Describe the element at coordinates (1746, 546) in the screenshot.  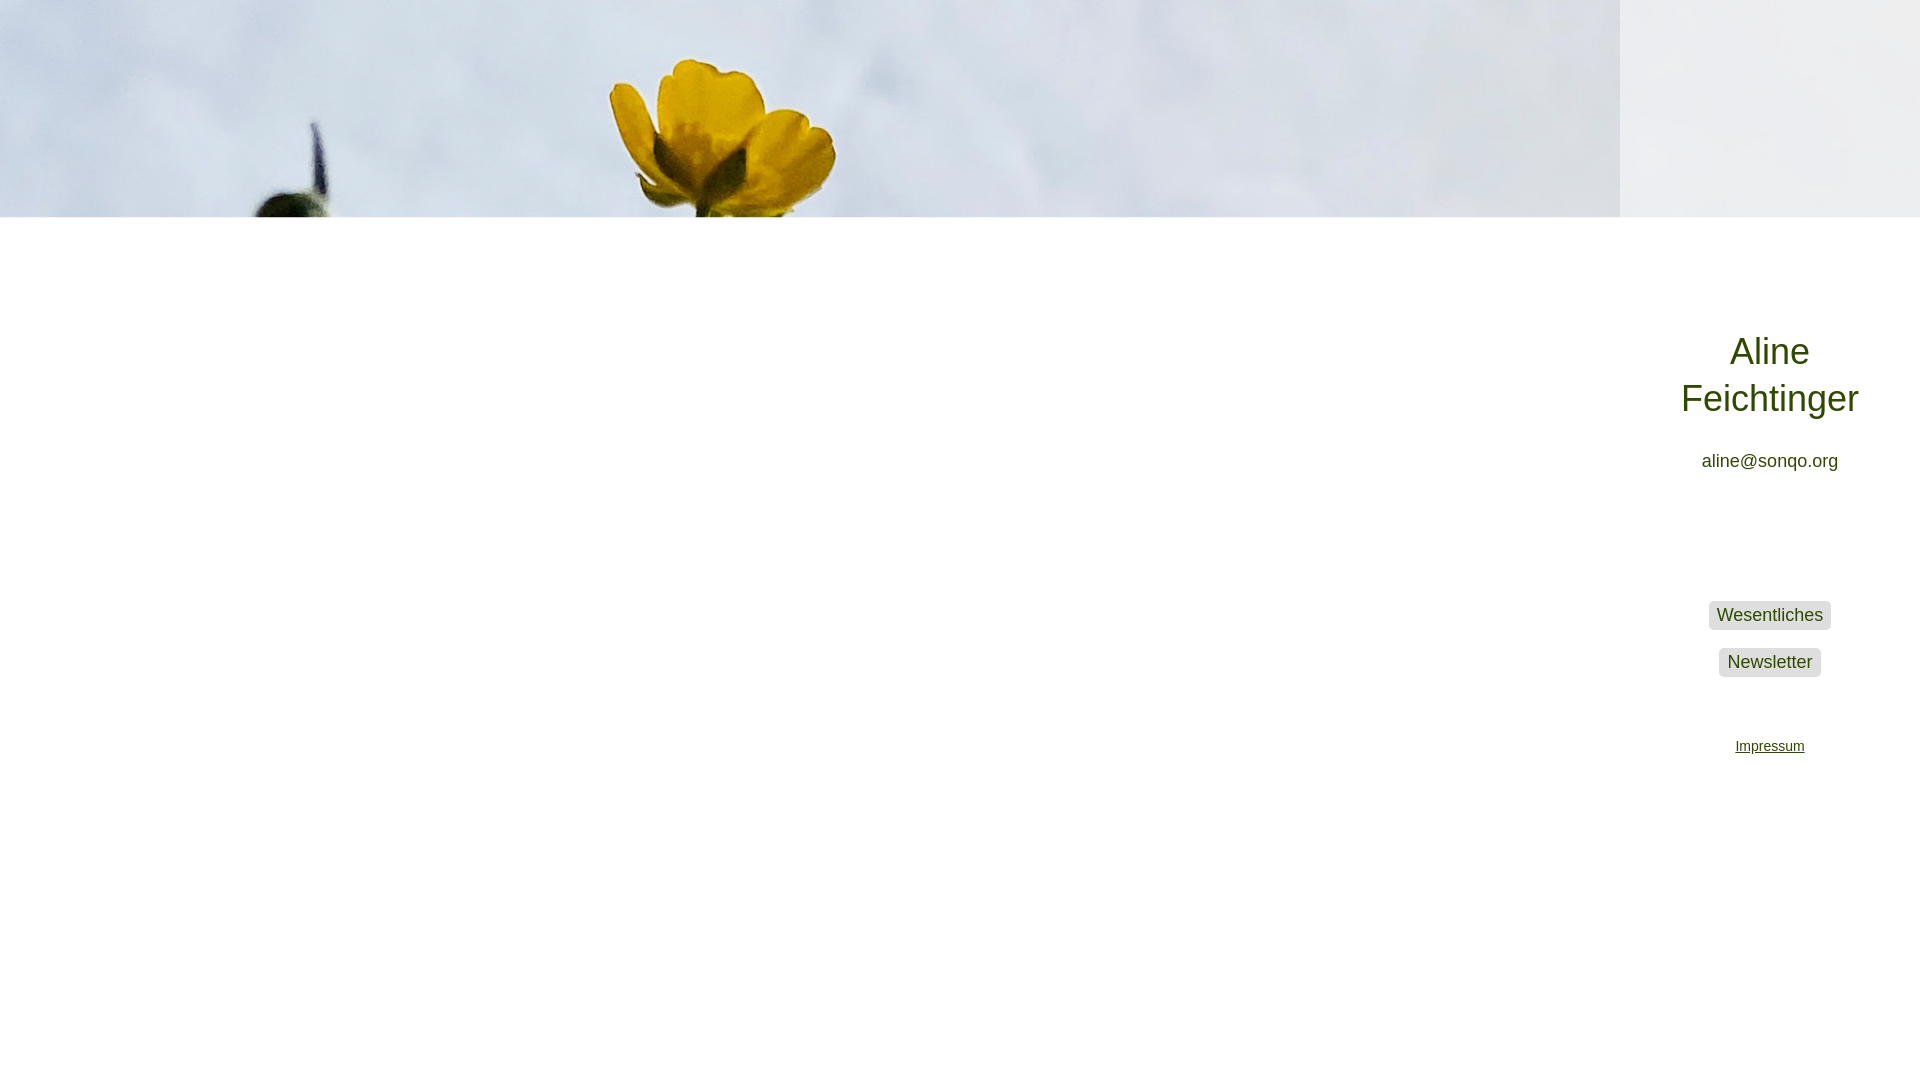
I see `'Aline Feichtinger bei Instagram'` at that location.